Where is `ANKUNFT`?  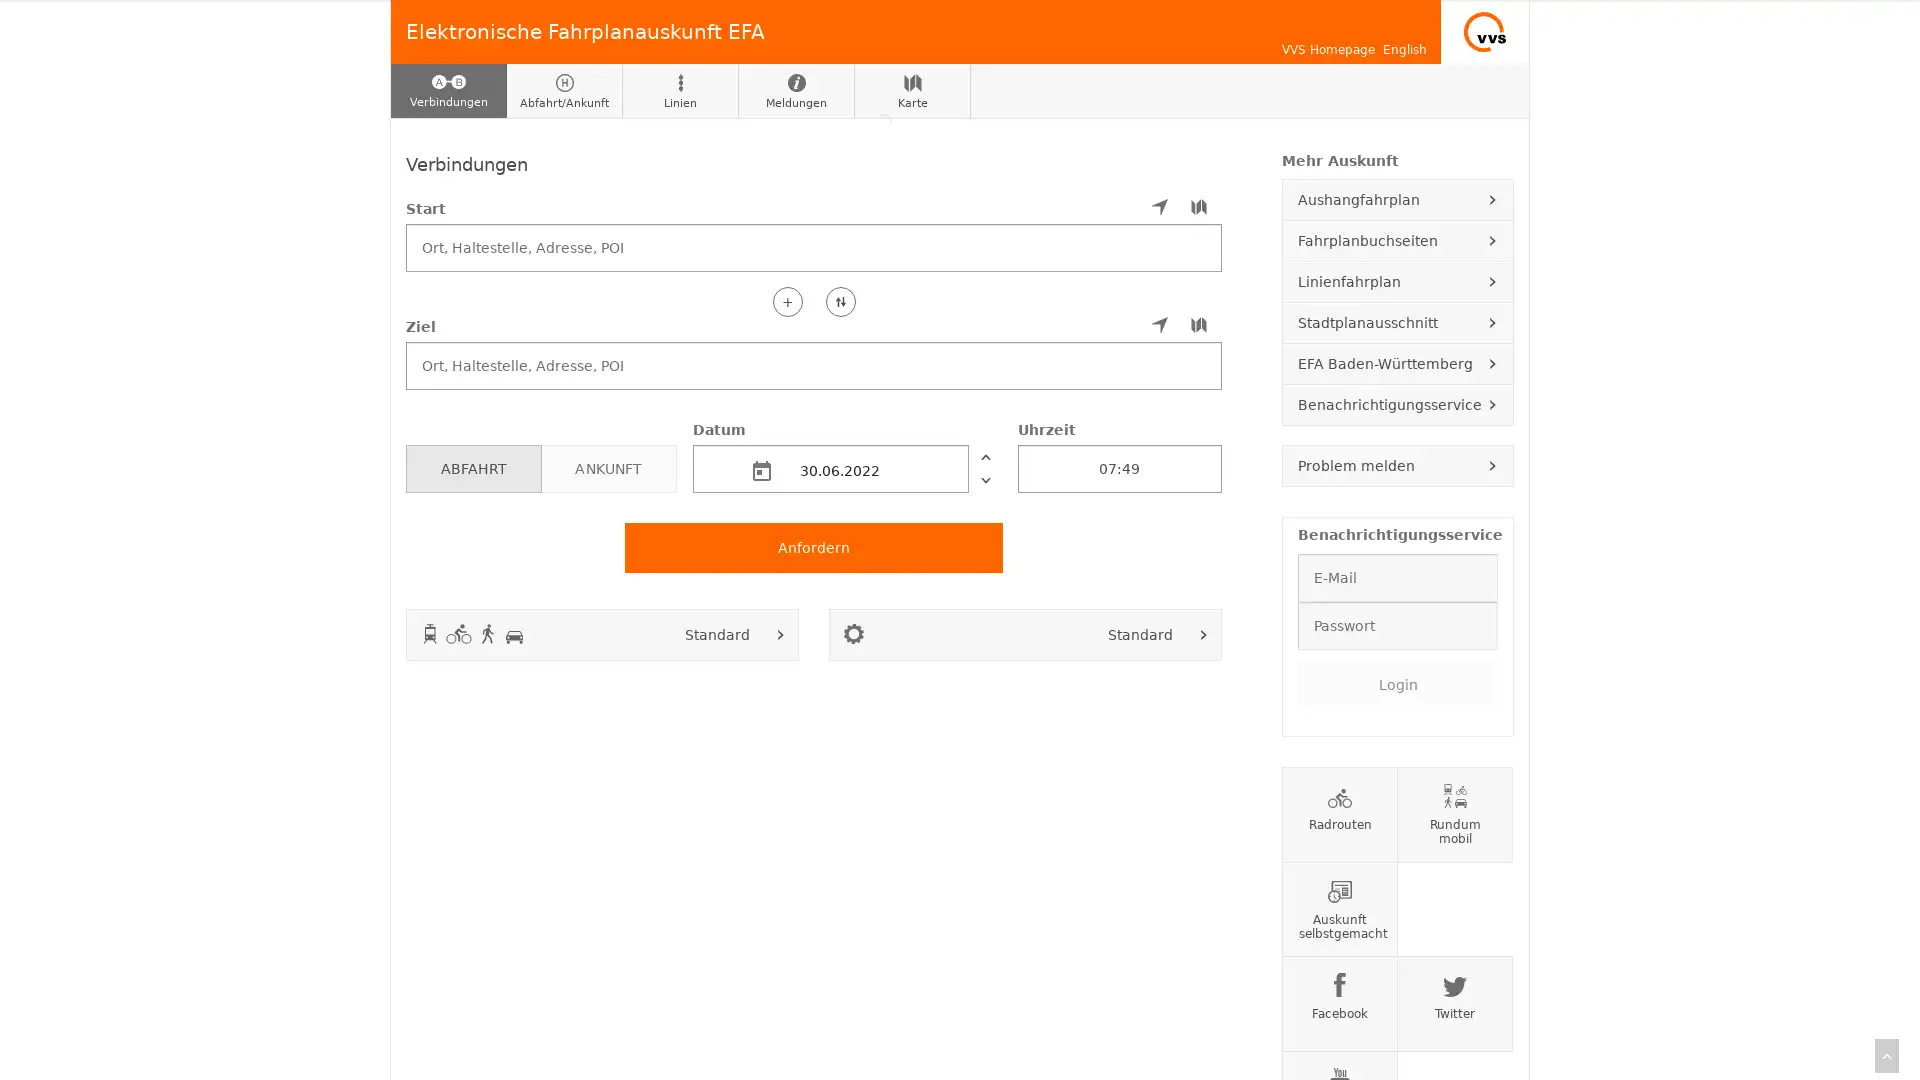
ANKUNFT is located at coordinates (607, 467).